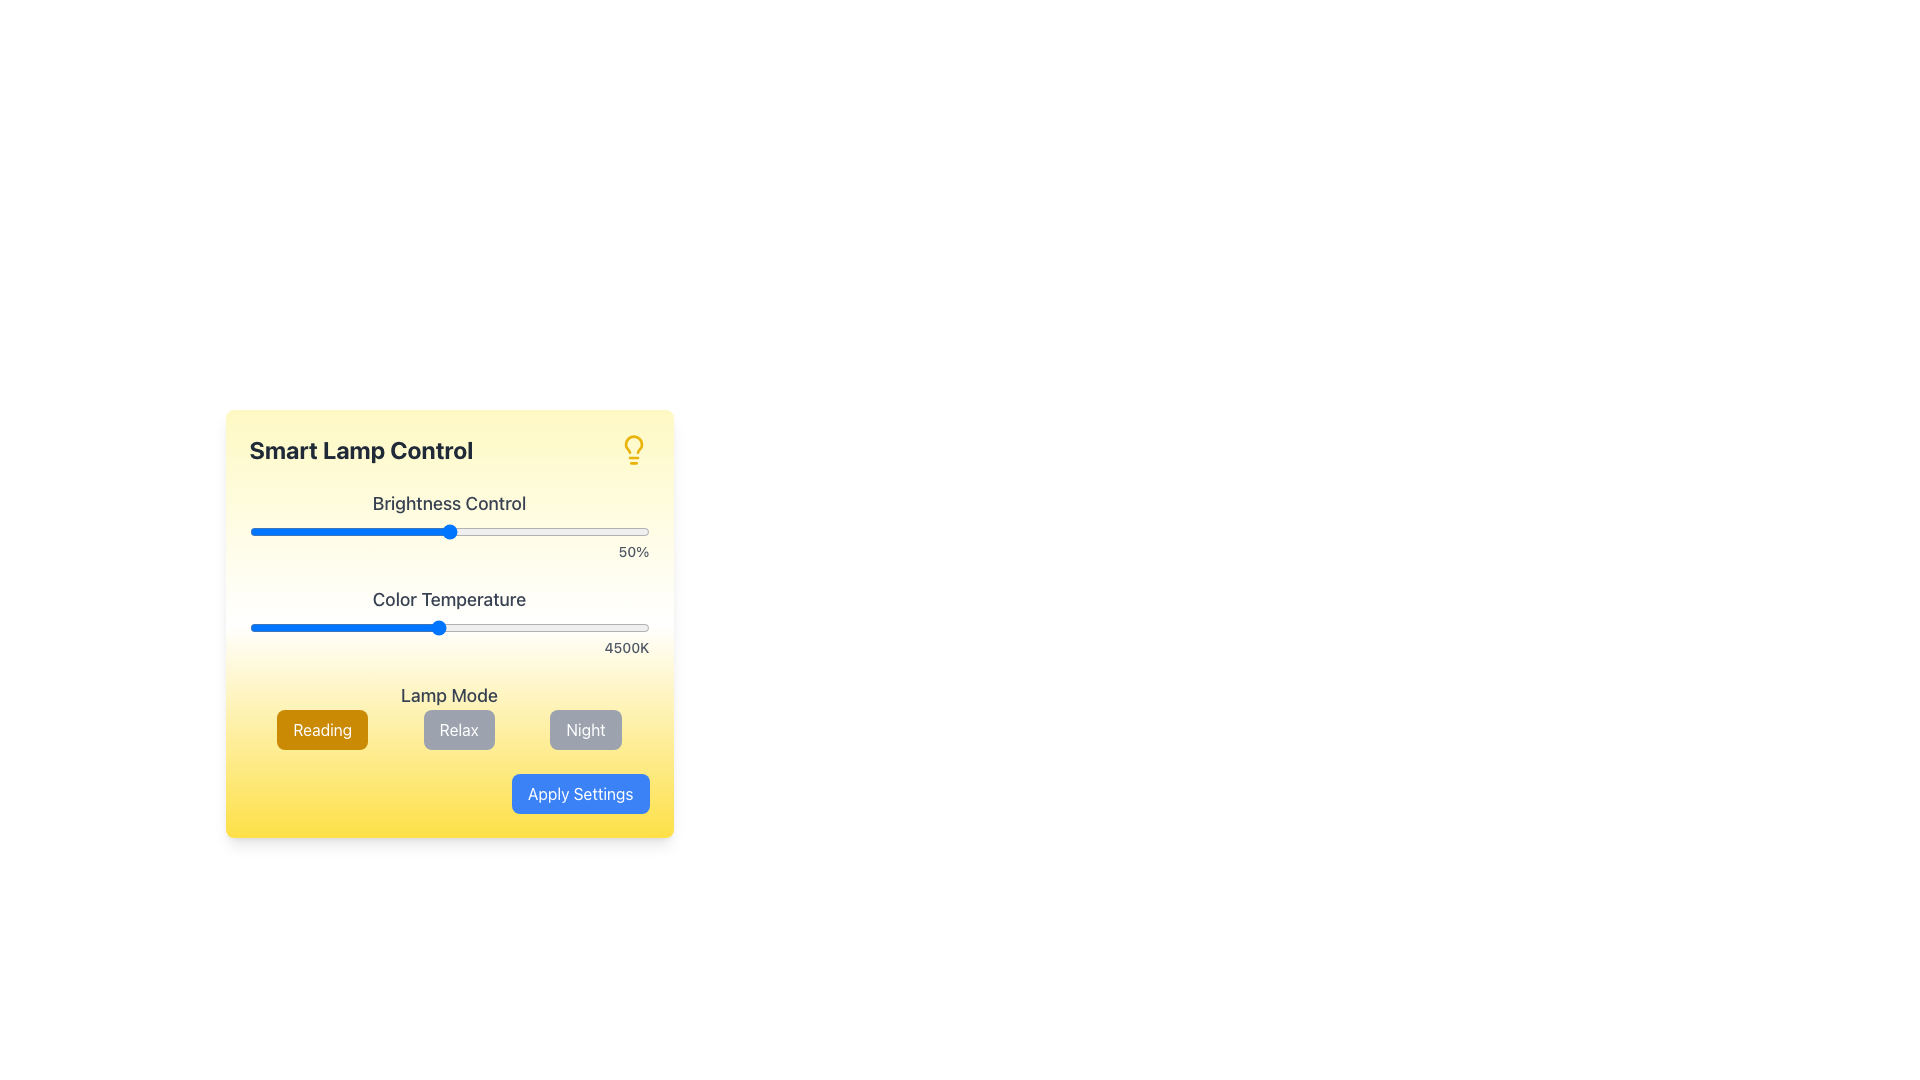 The image size is (1920, 1080). What do you see at coordinates (458, 729) in the screenshot?
I see `the middle button labeled 'Relax'` at bounding box center [458, 729].